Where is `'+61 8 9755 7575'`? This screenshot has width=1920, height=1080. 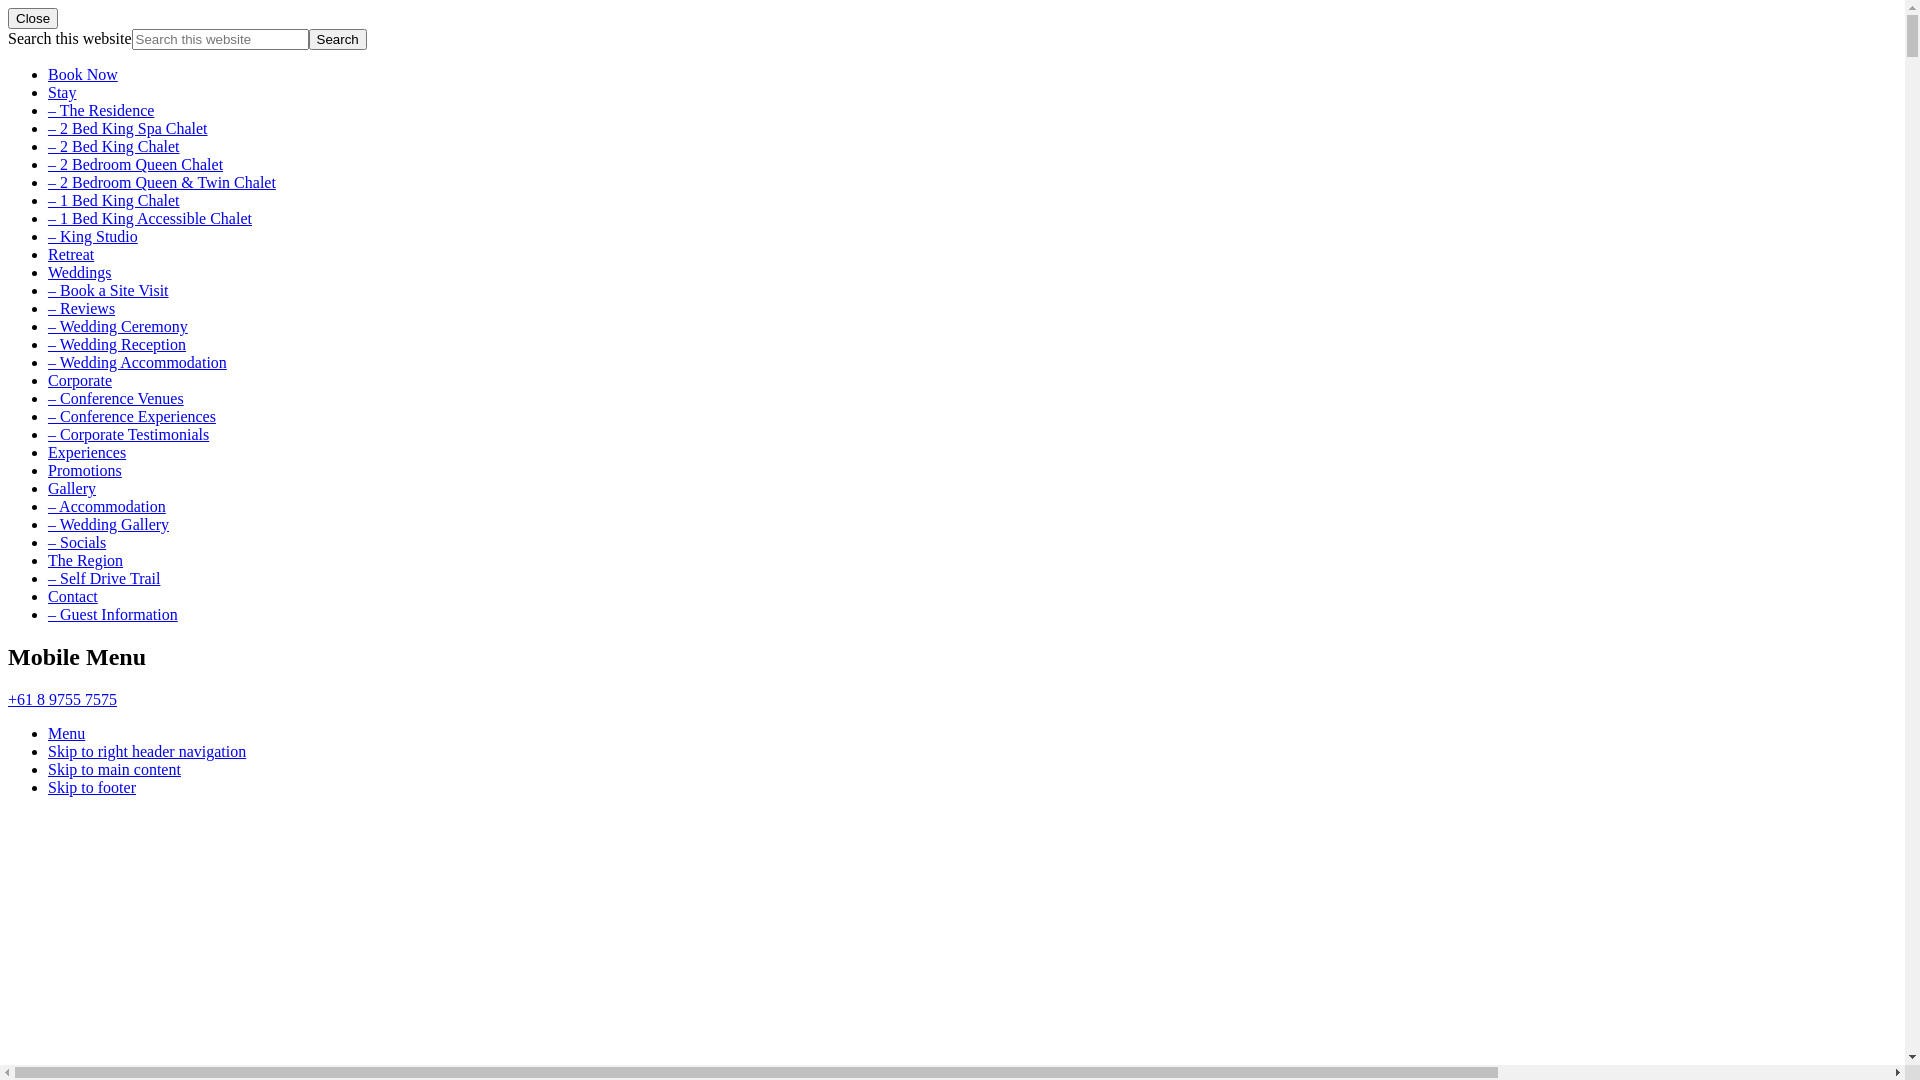 '+61 8 9755 7575' is located at coordinates (62, 698).